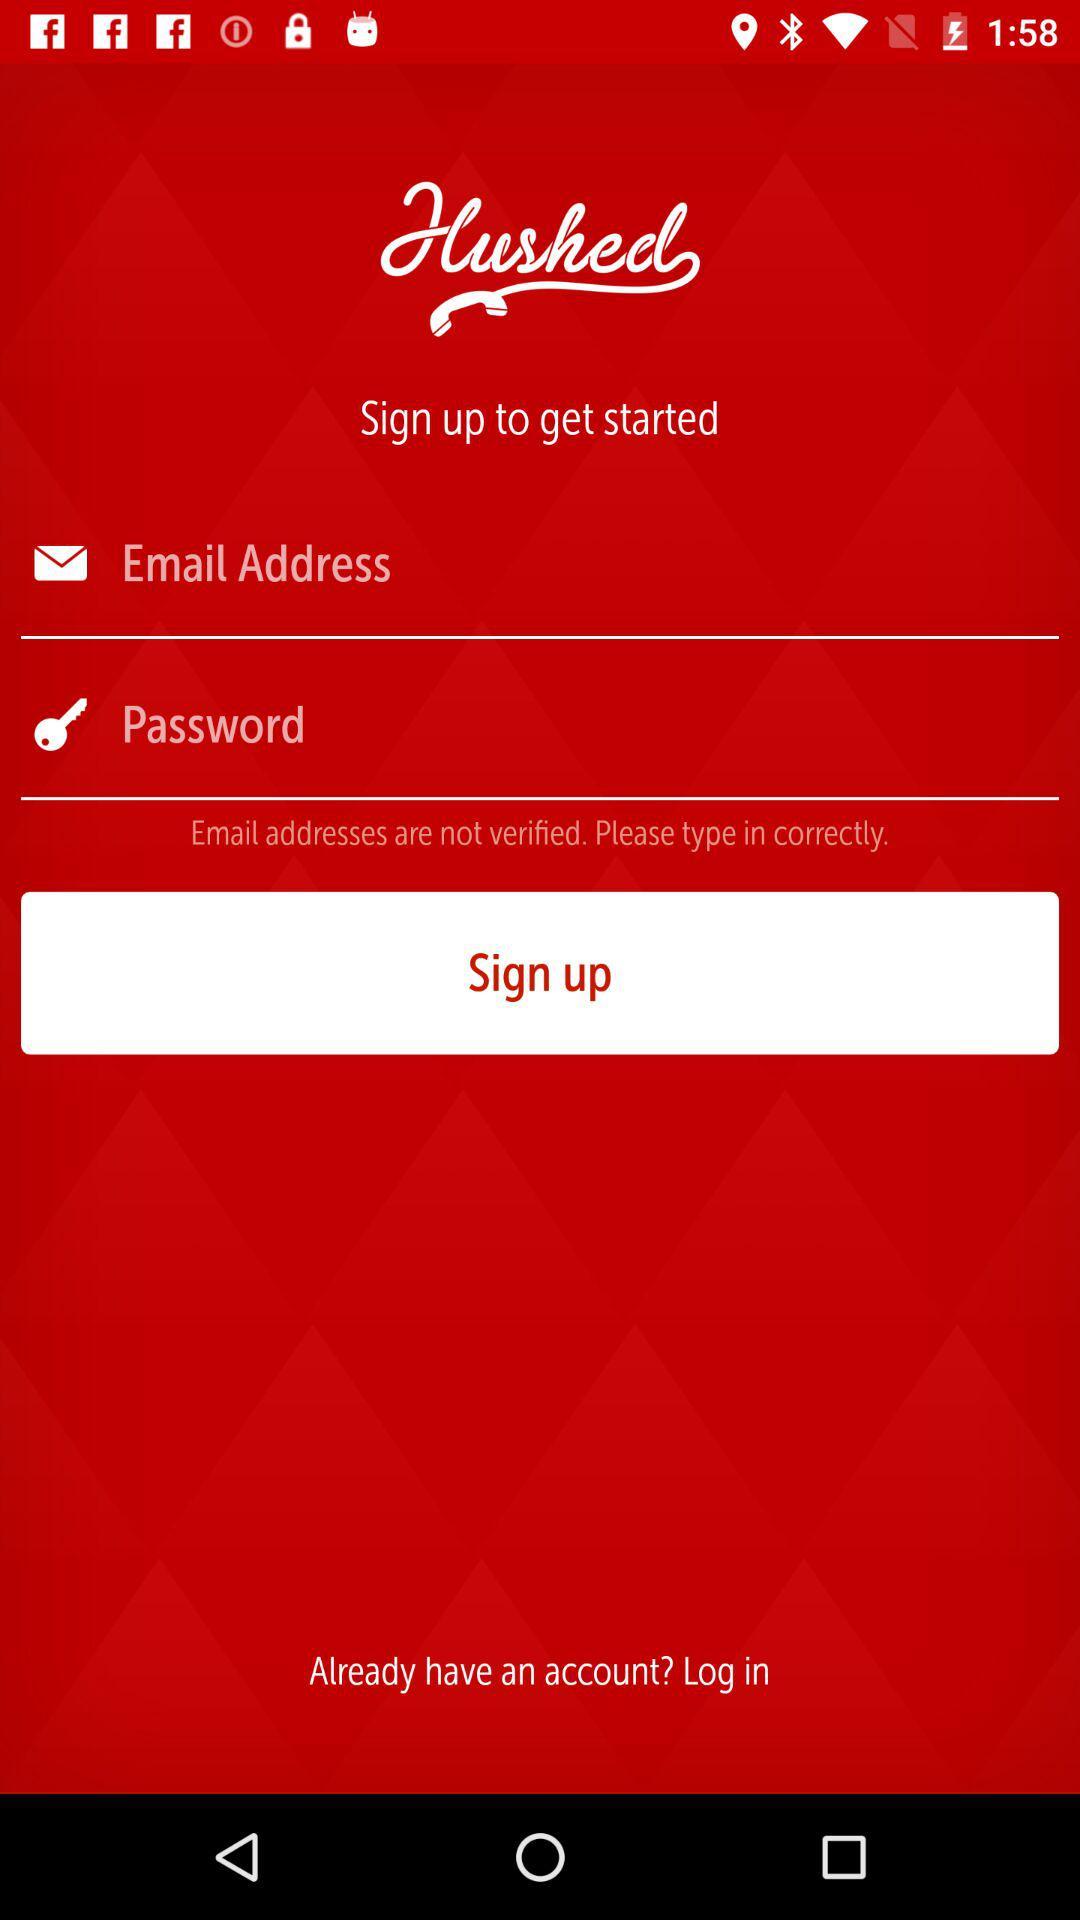 This screenshot has height=1920, width=1080. I want to click on email field, so click(587, 562).